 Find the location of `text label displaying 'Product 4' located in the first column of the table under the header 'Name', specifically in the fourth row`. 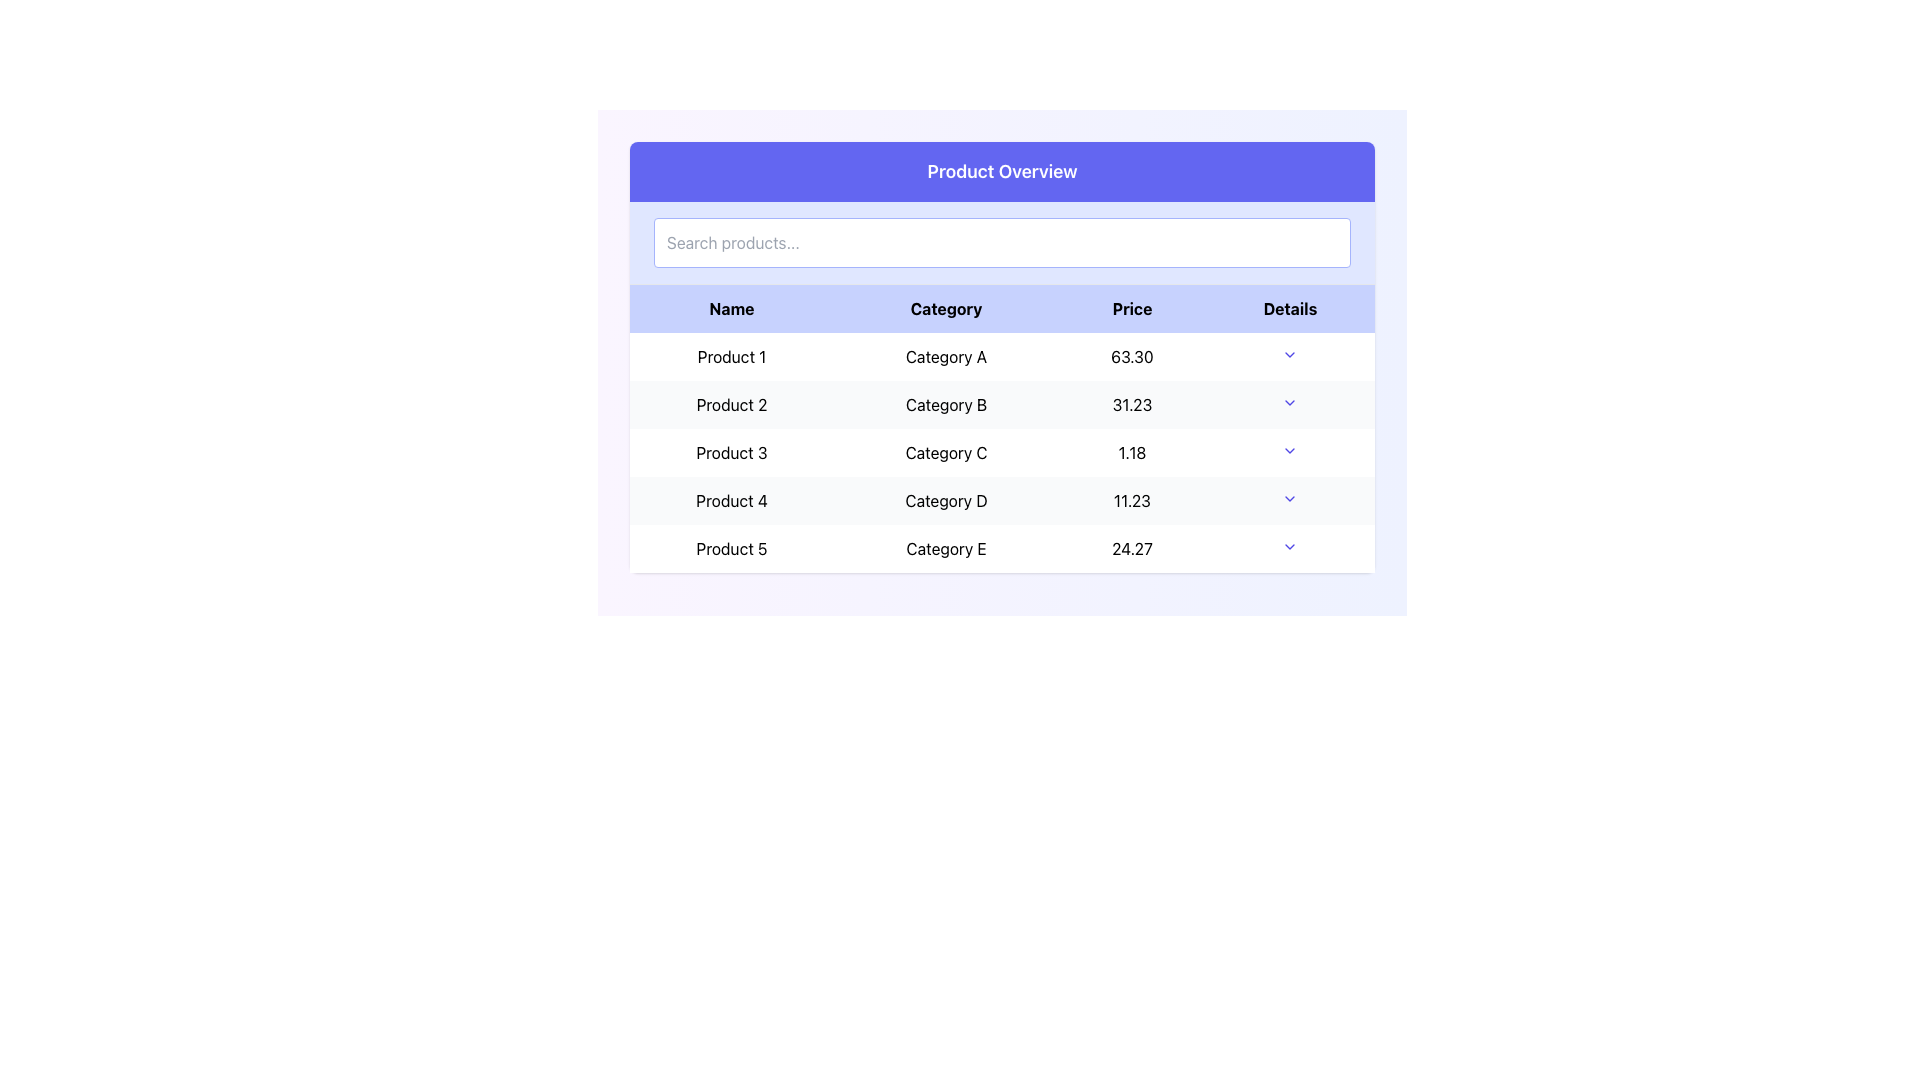

text label displaying 'Product 4' located in the first column of the table under the header 'Name', specifically in the fourth row is located at coordinates (731, 500).